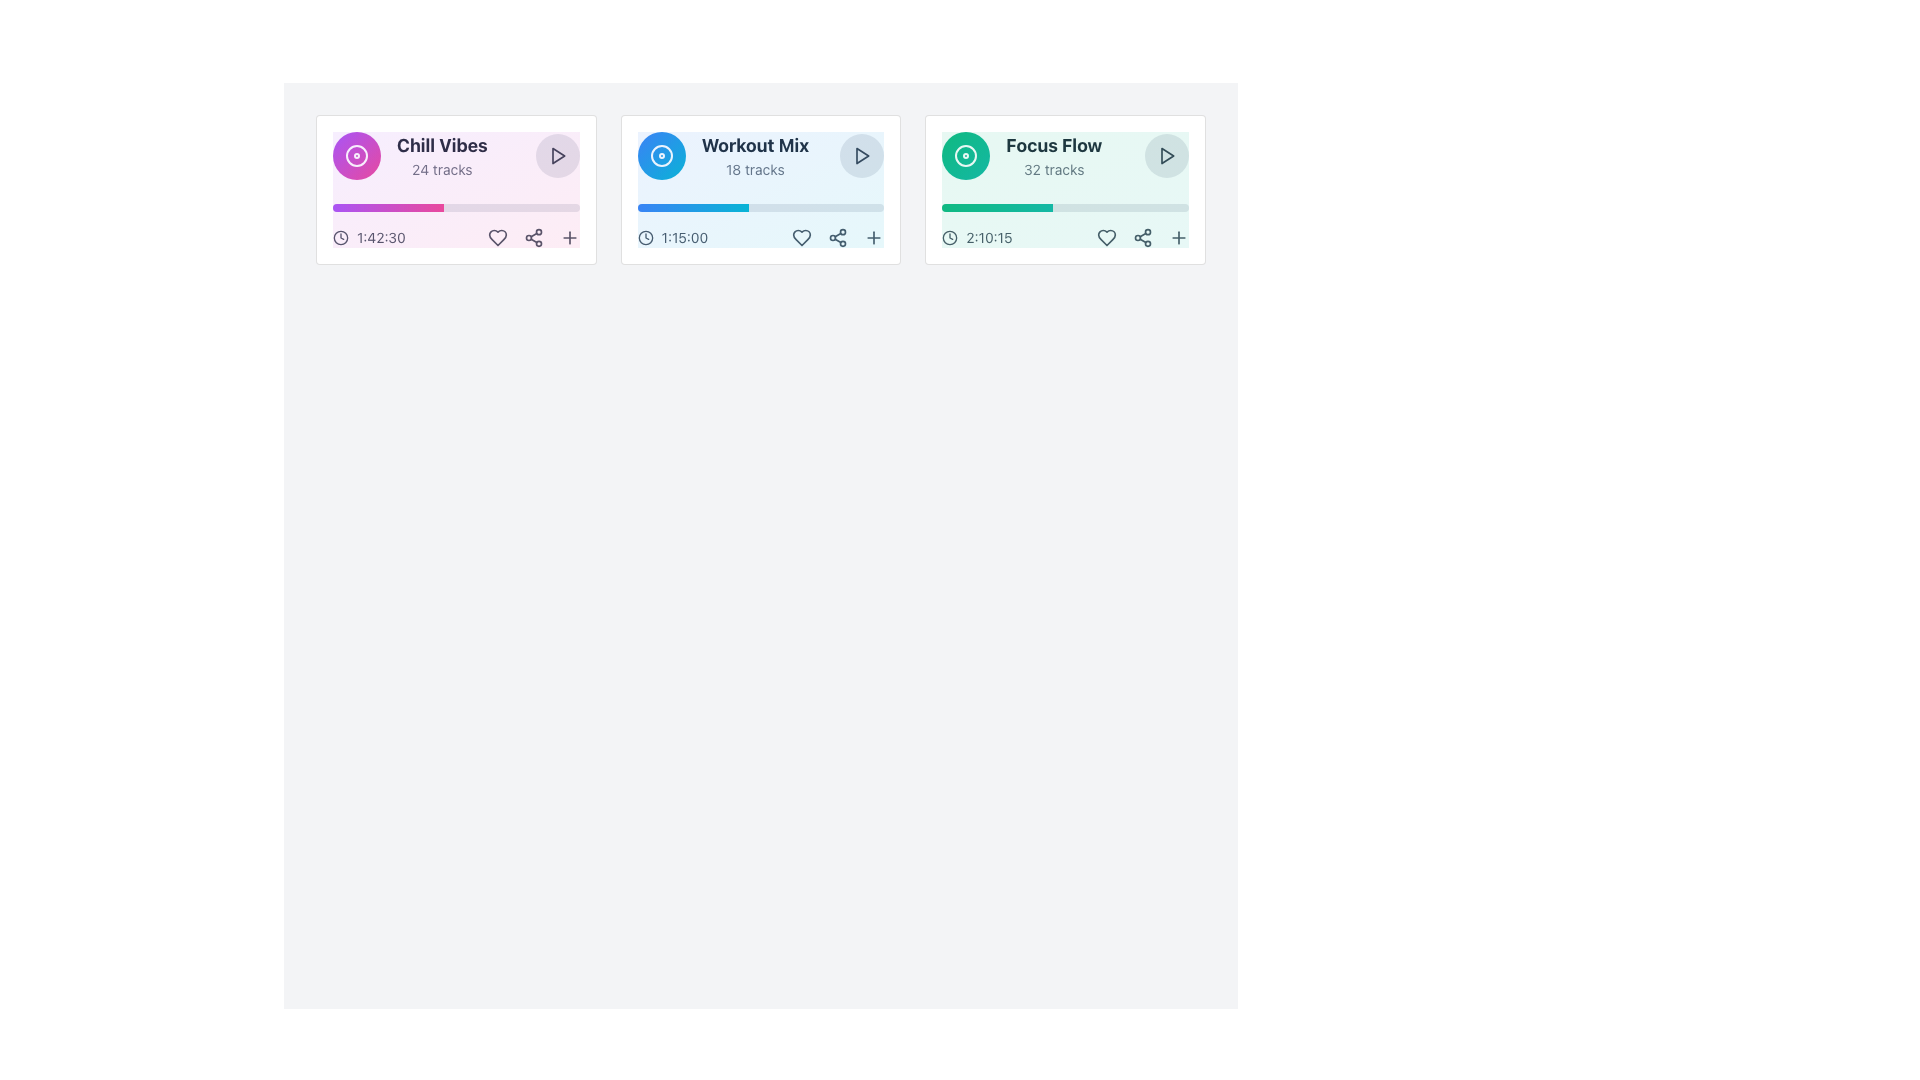  Describe the element at coordinates (684, 237) in the screenshot. I see `the content of the text element displaying the duration '1:15:00', which is aligned horizontally beside a clock icon in the 'Workout Mix' card` at that location.